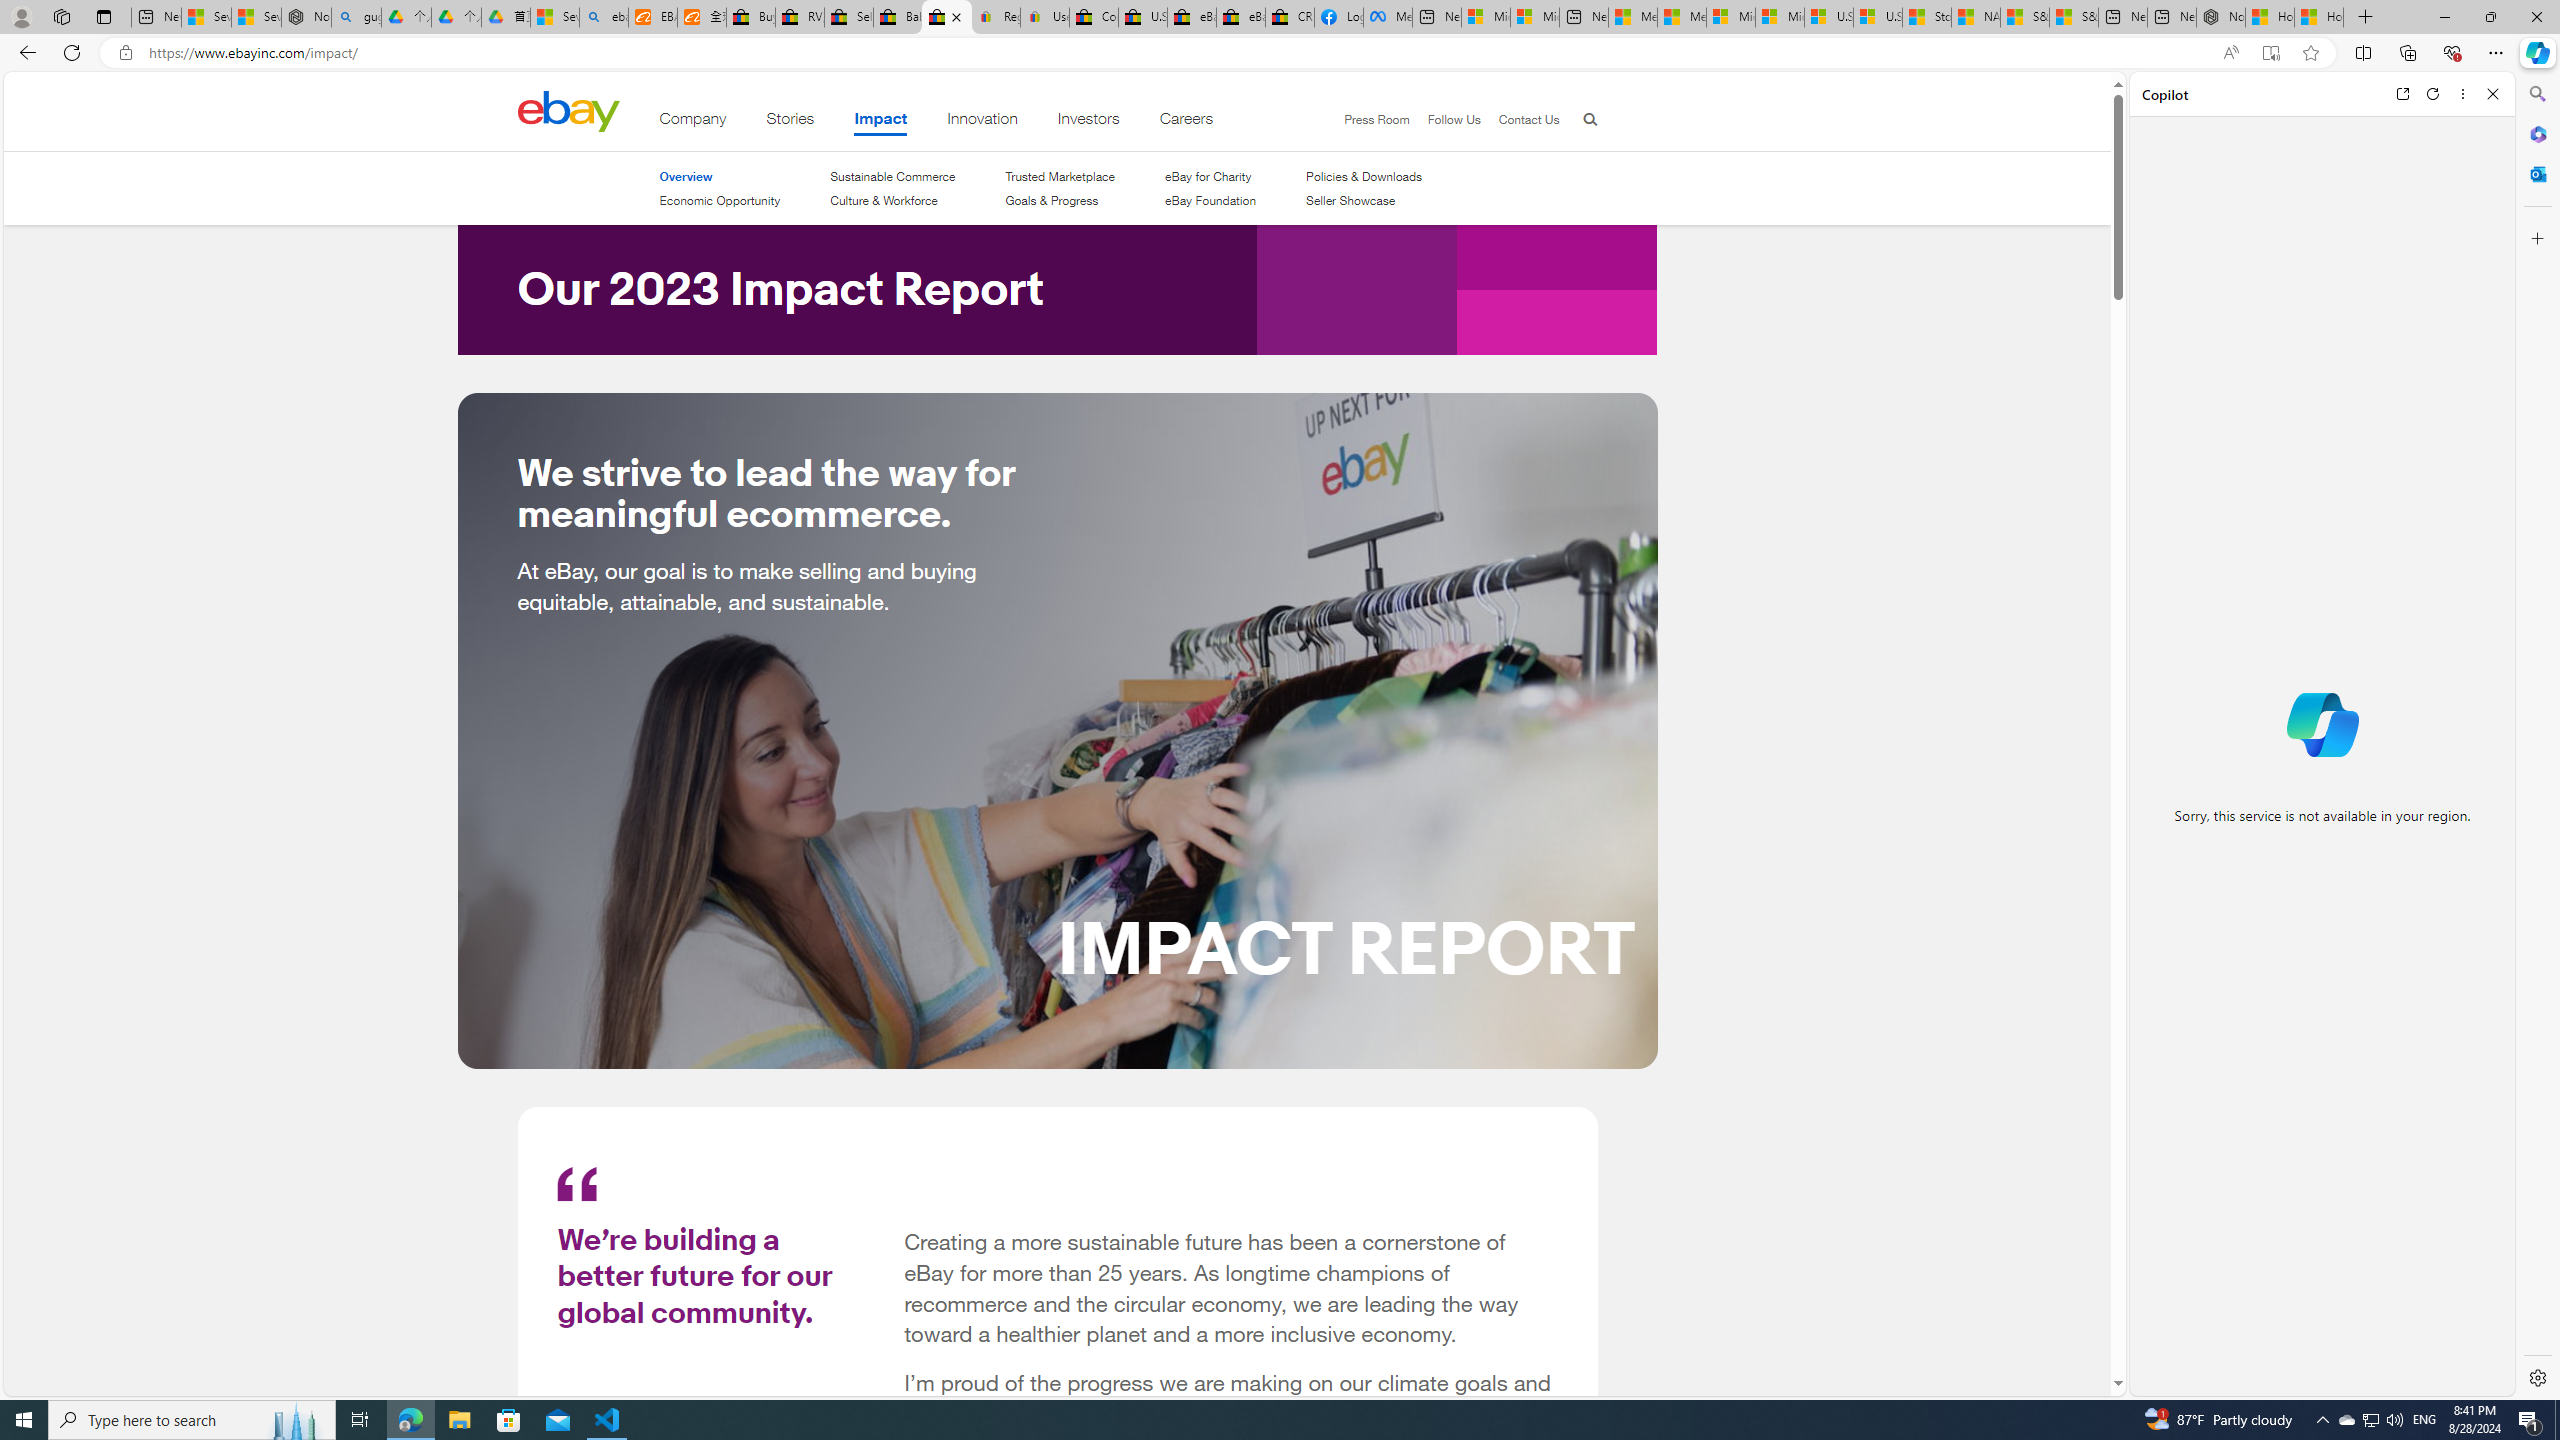  Describe the element at coordinates (848, 16) in the screenshot. I see `'Sell worldwide with eBay'` at that location.